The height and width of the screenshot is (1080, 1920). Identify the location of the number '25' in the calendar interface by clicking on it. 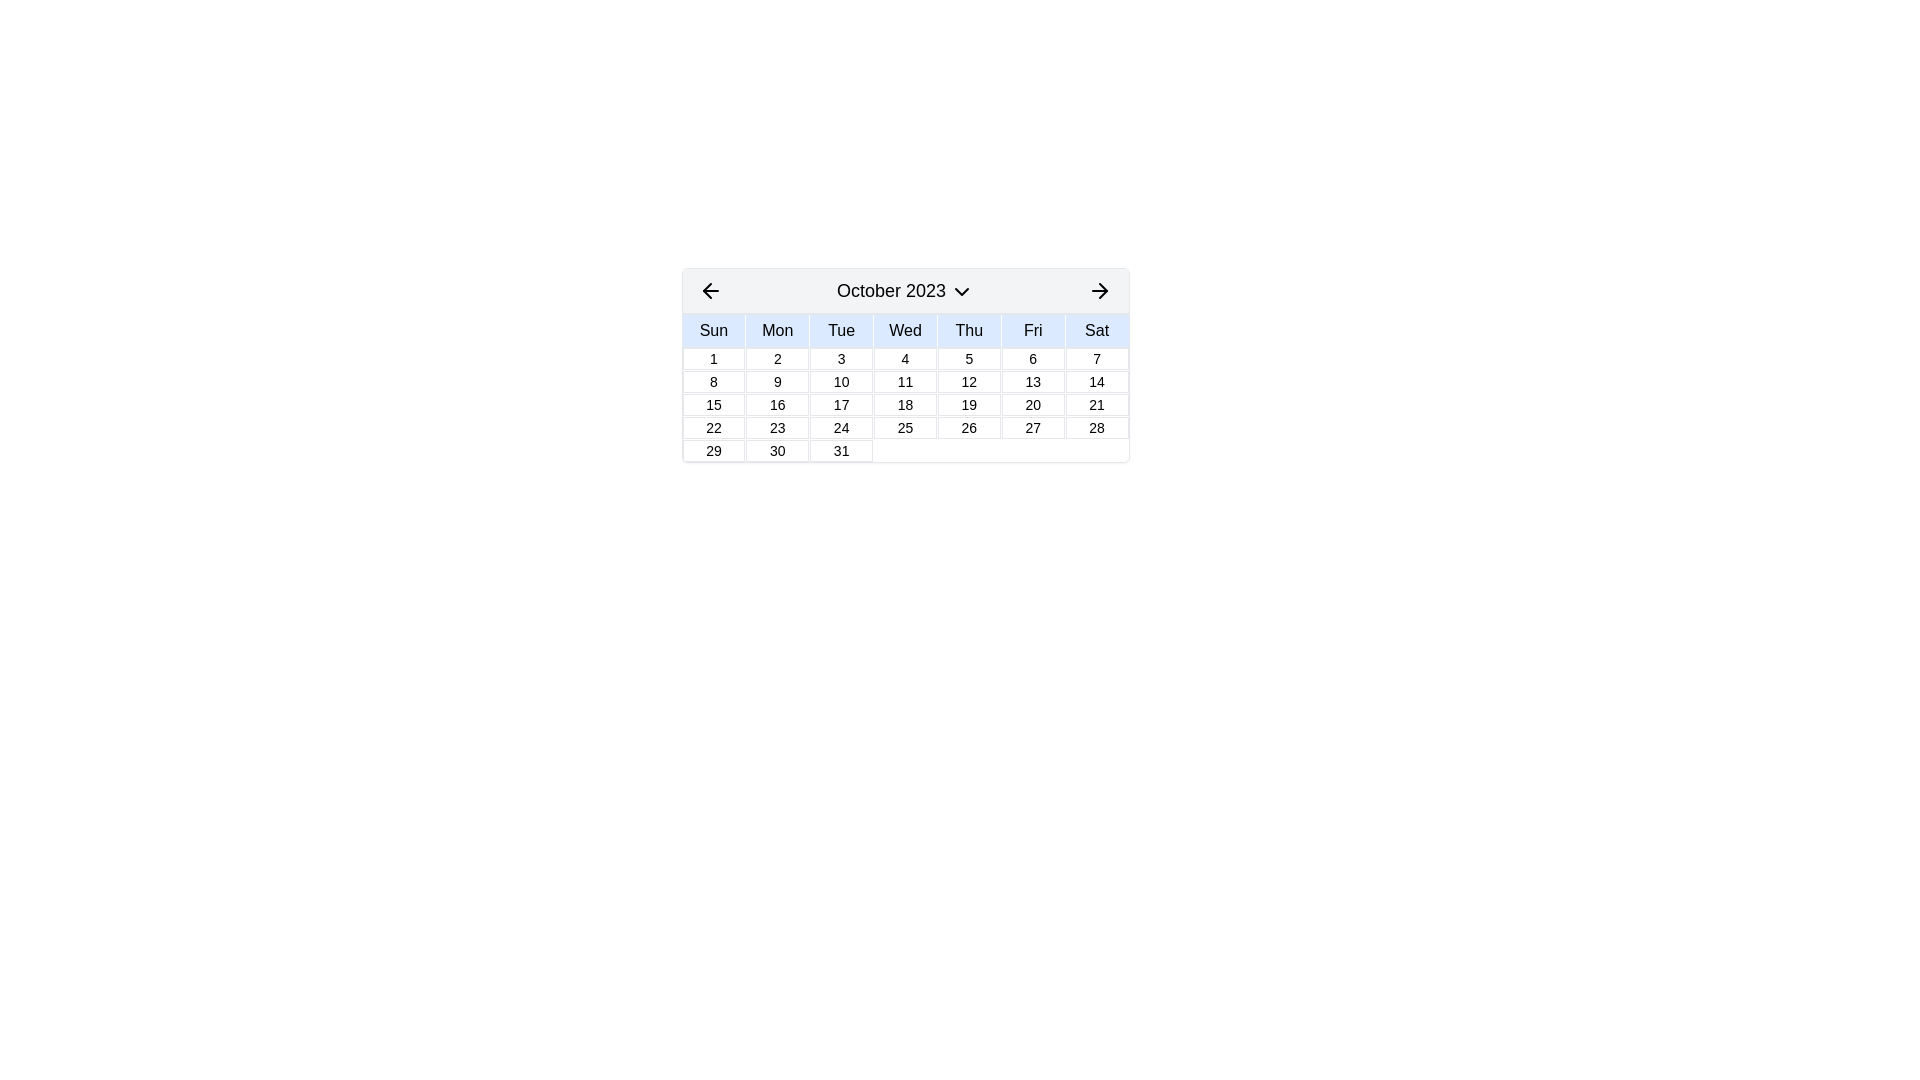
(904, 427).